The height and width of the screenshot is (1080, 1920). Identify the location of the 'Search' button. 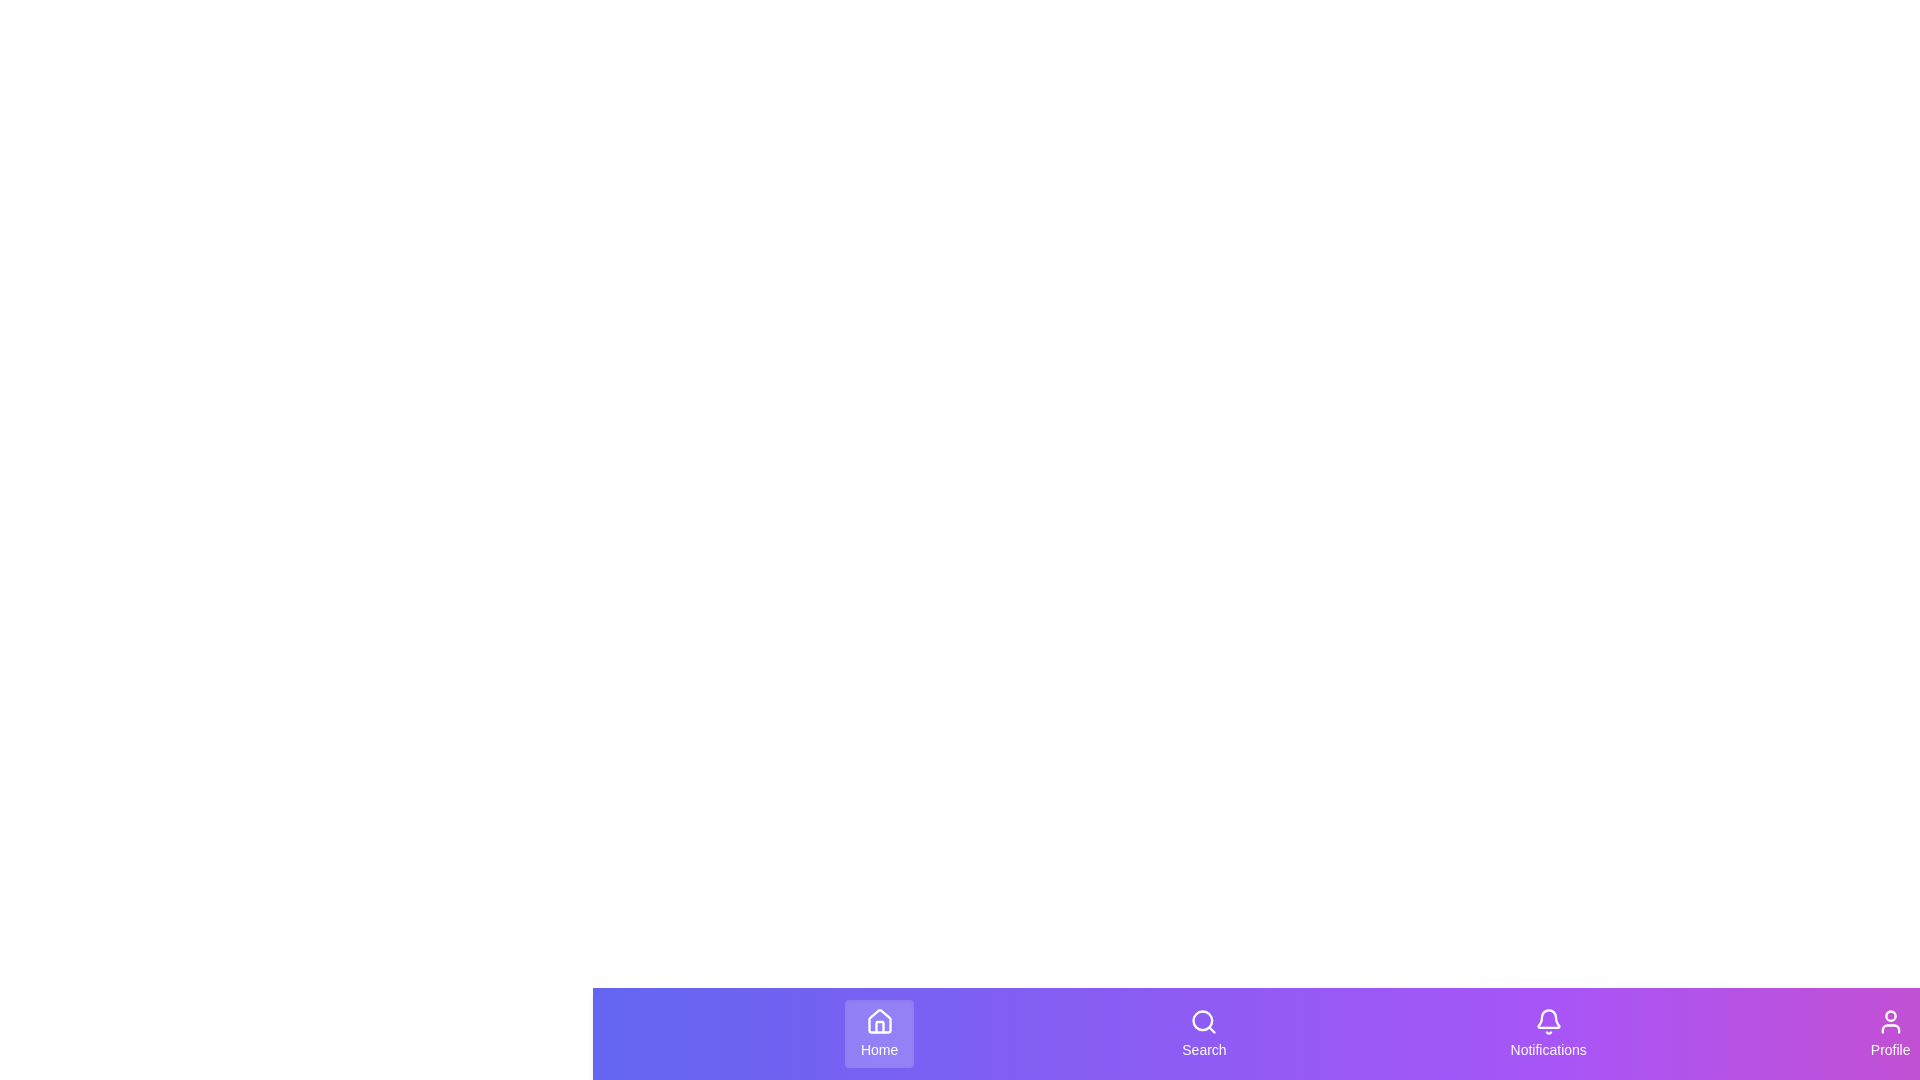
(1203, 1033).